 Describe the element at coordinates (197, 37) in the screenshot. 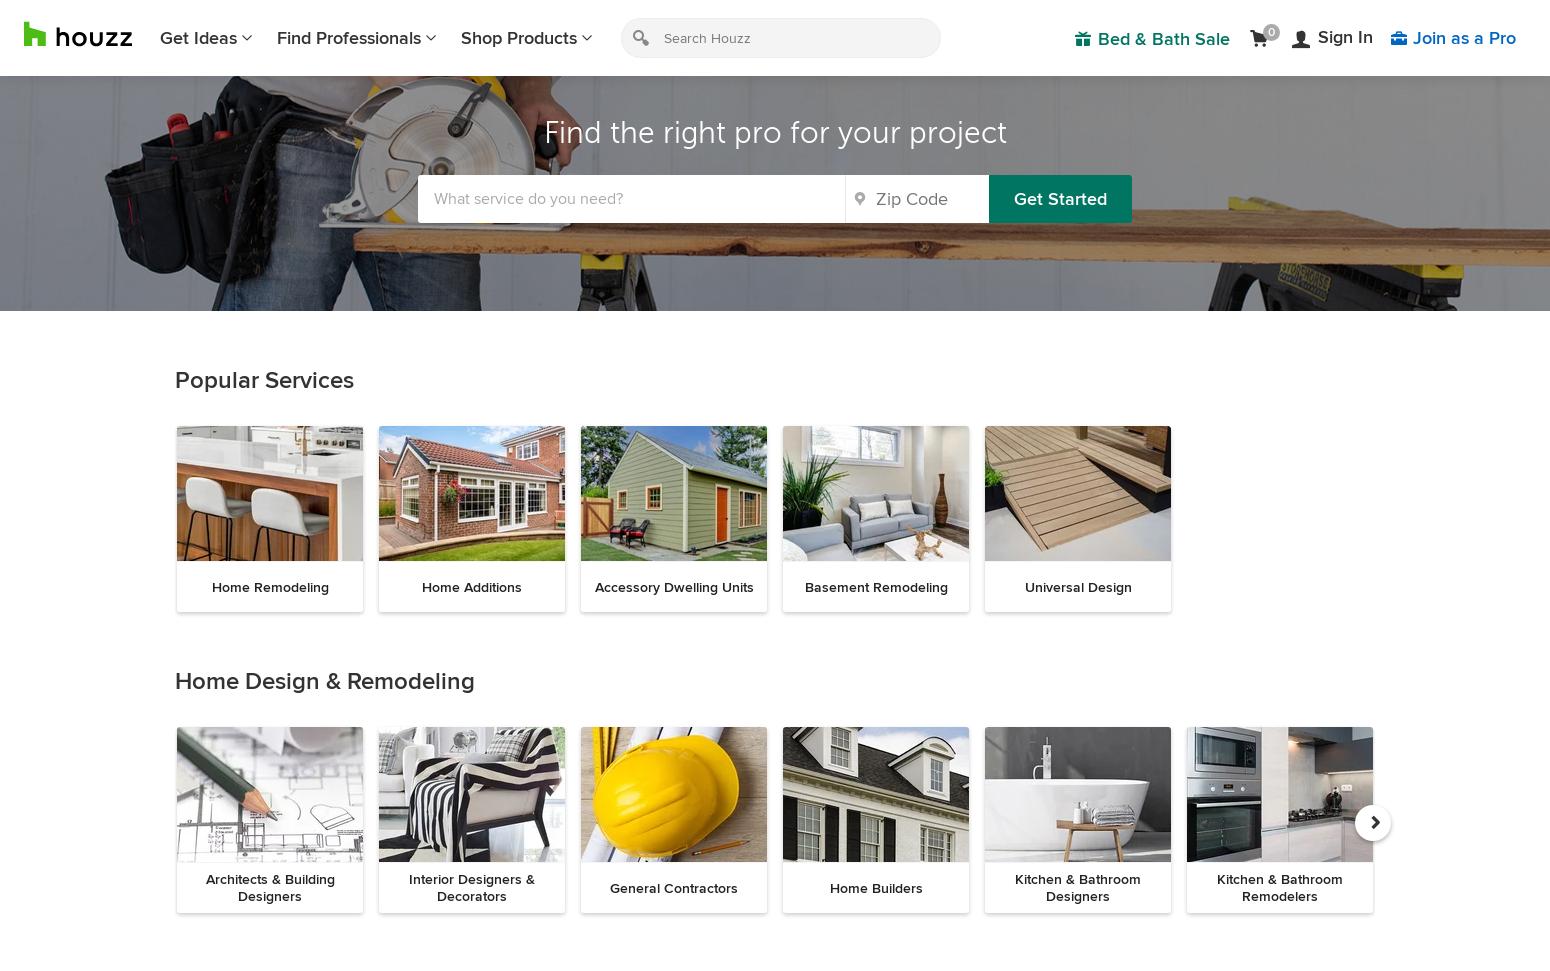

I see `'Get Ideas'` at that location.